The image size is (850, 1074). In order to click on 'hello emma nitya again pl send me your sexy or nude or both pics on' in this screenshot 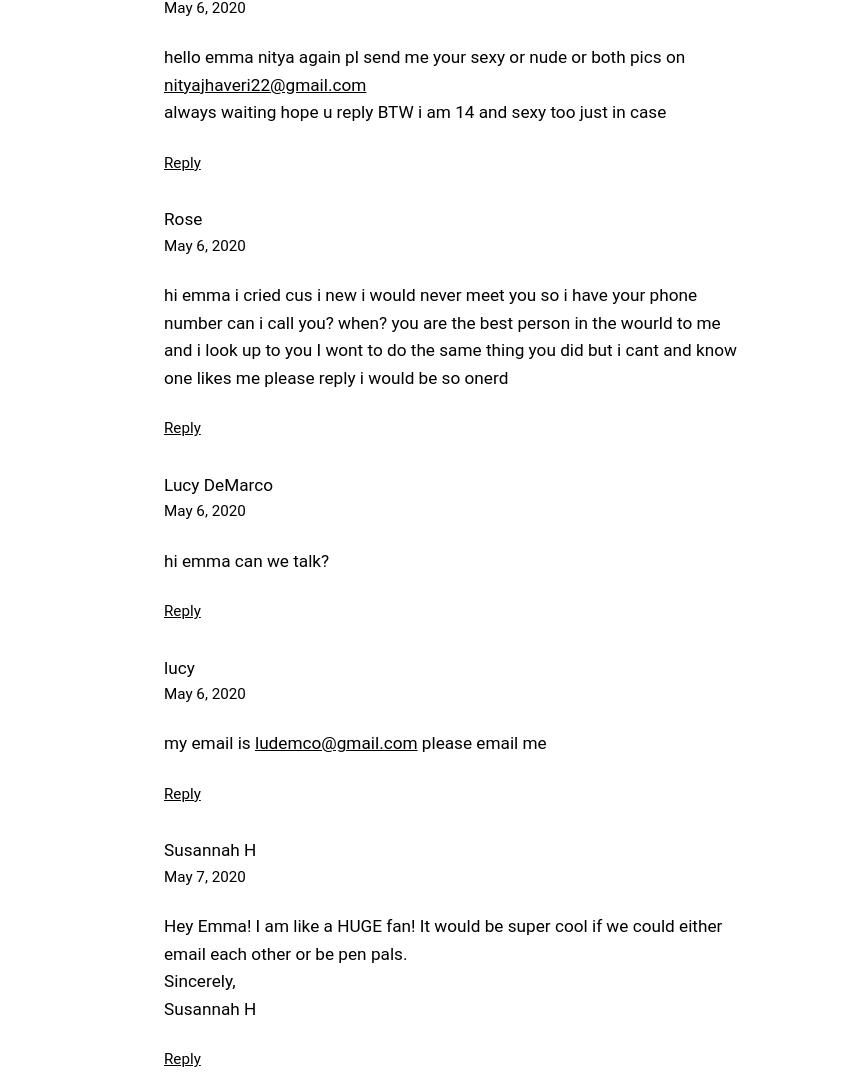, I will do `click(424, 57)`.